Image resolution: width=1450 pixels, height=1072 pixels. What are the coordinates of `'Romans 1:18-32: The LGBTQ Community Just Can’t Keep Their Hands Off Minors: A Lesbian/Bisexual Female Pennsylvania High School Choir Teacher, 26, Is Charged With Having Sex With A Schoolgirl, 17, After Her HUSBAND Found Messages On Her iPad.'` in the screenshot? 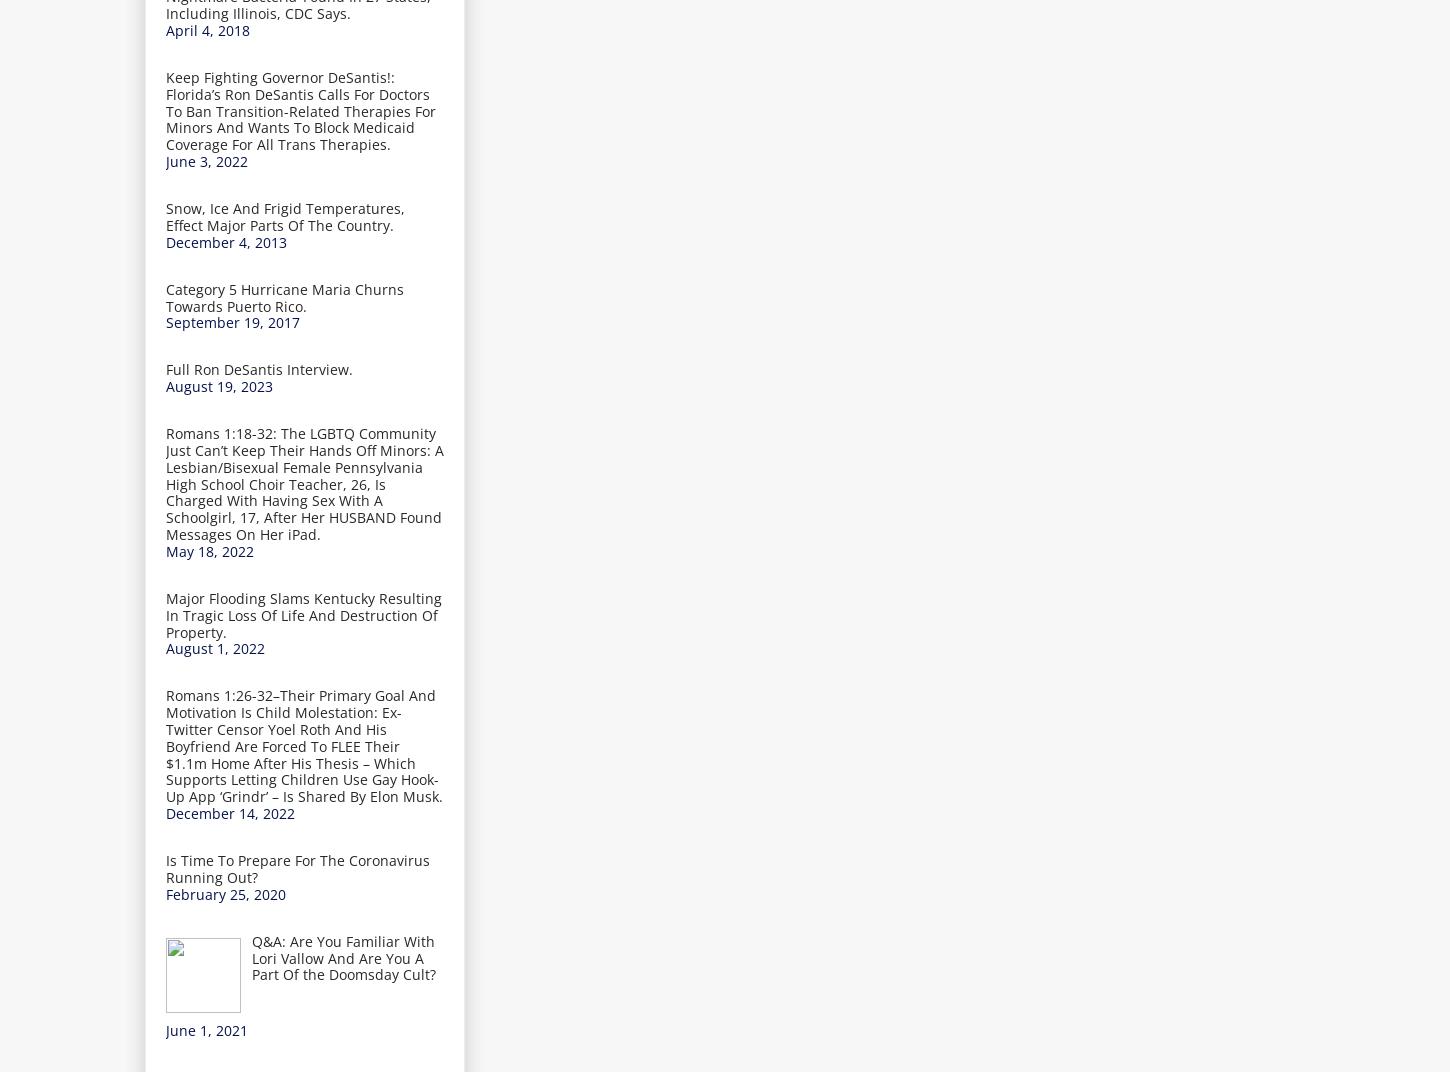 It's located at (304, 484).